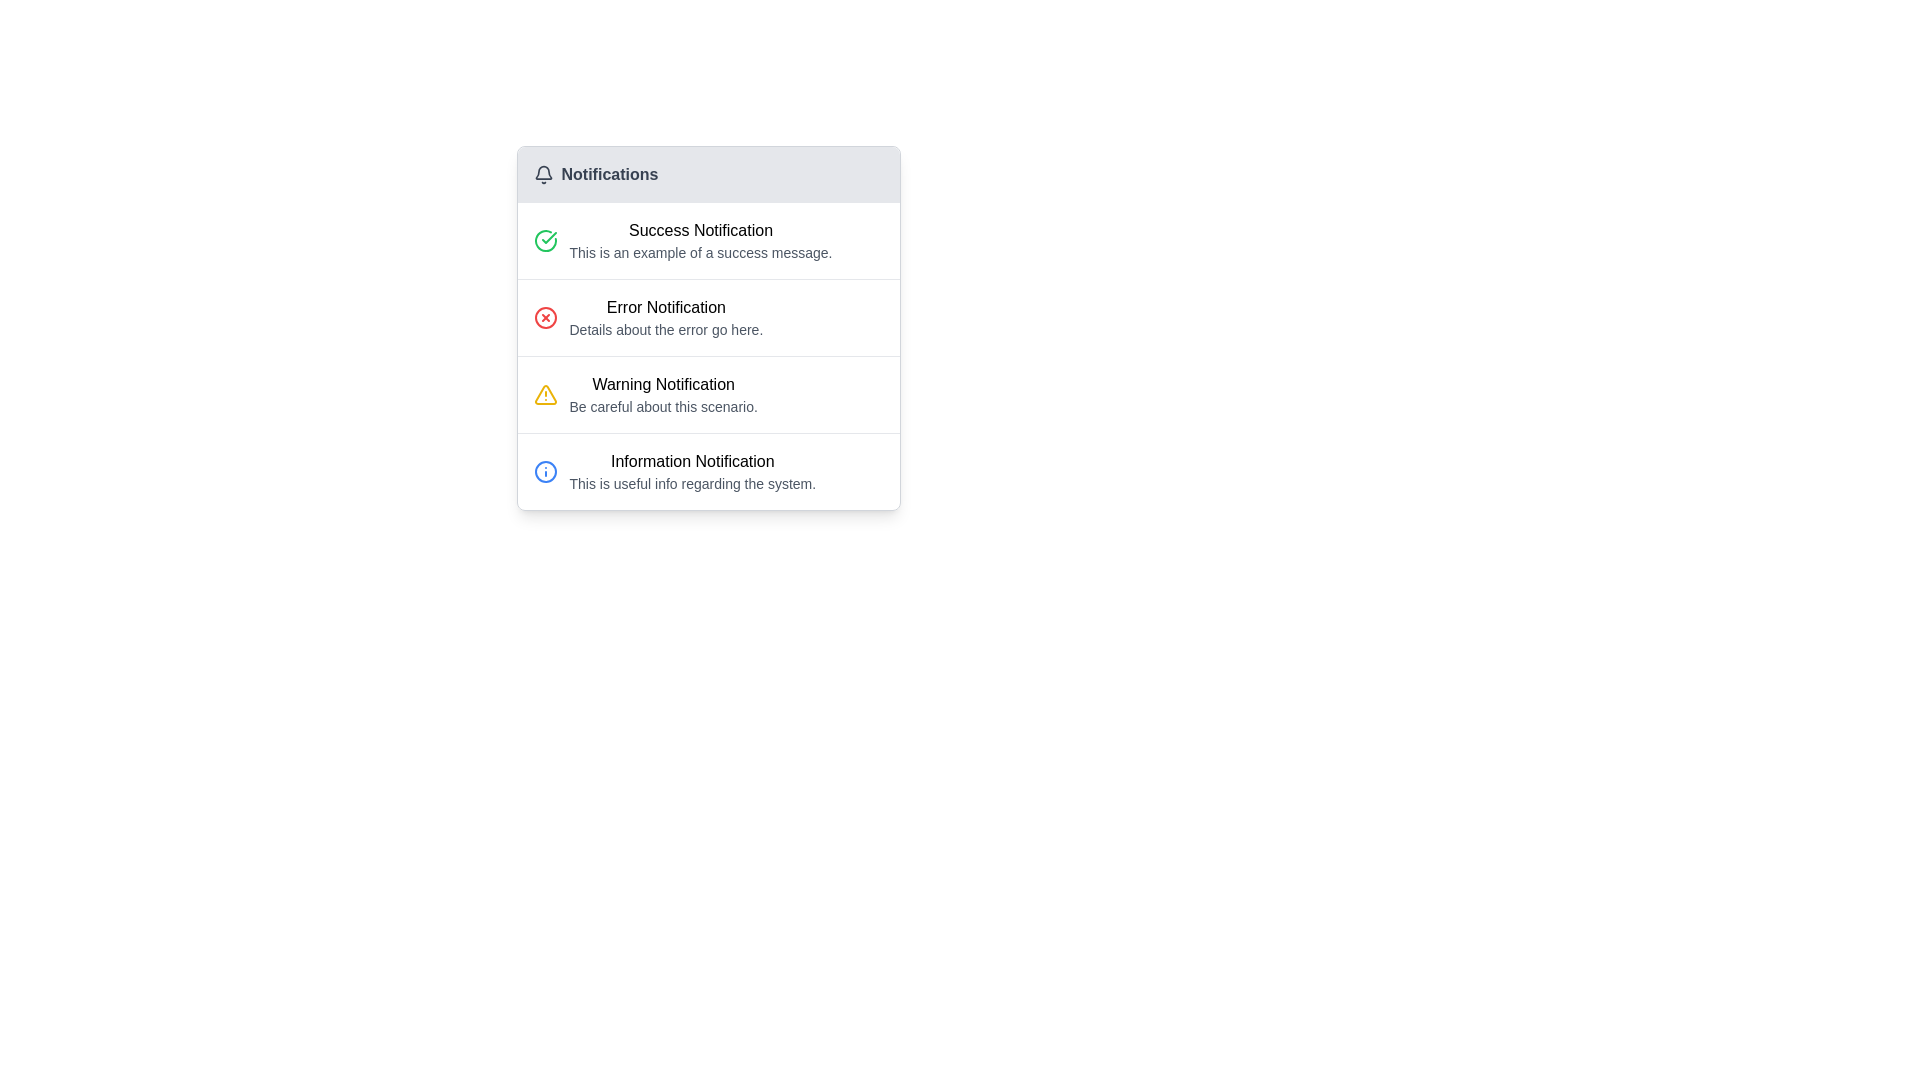 Image resolution: width=1920 pixels, height=1080 pixels. I want to click on the error notification item, so click(708, 317).